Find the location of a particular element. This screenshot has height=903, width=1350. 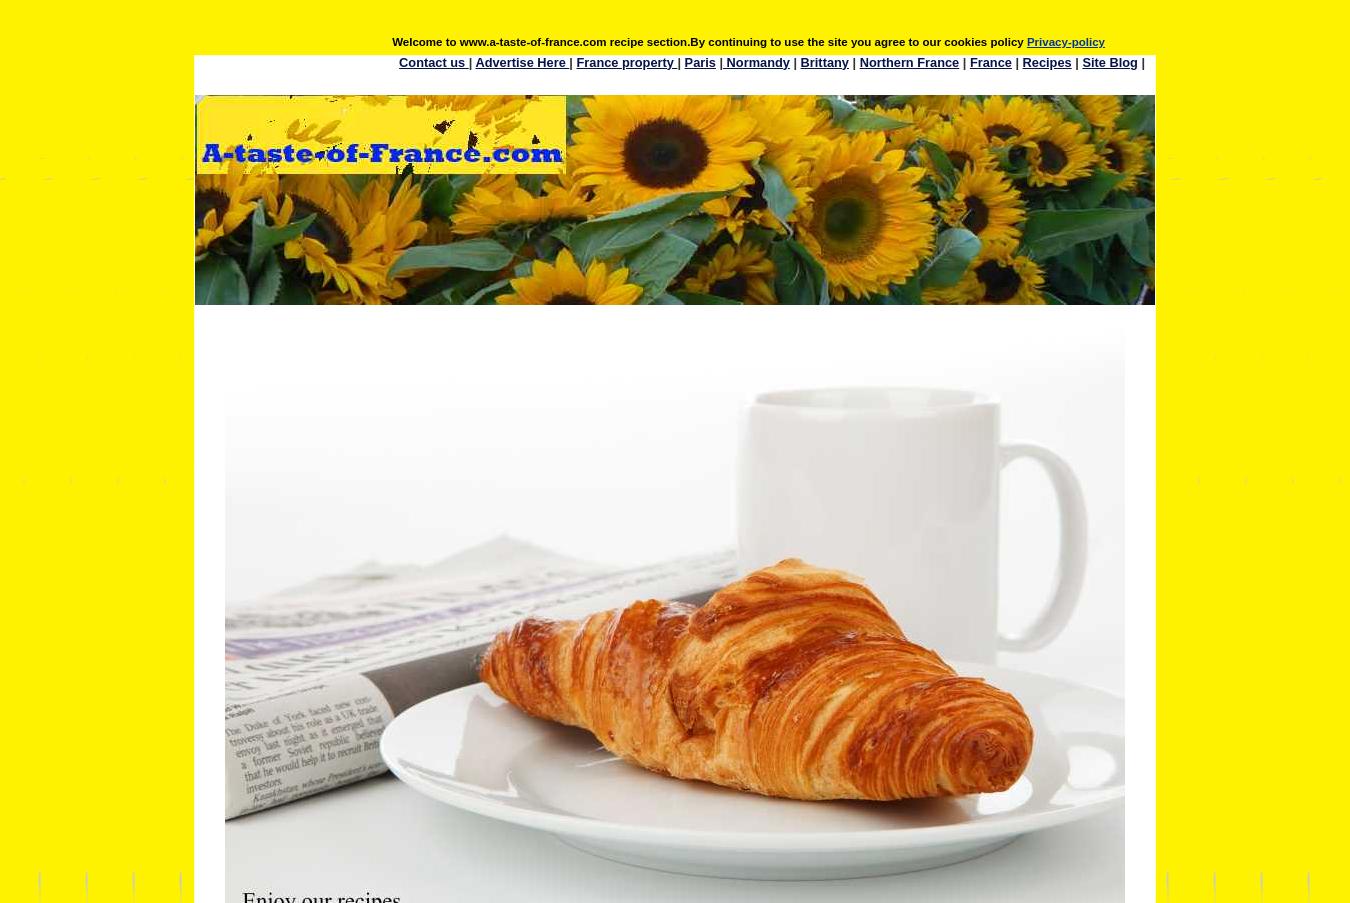

'Recipes' is located at coordinates (1046, 60).